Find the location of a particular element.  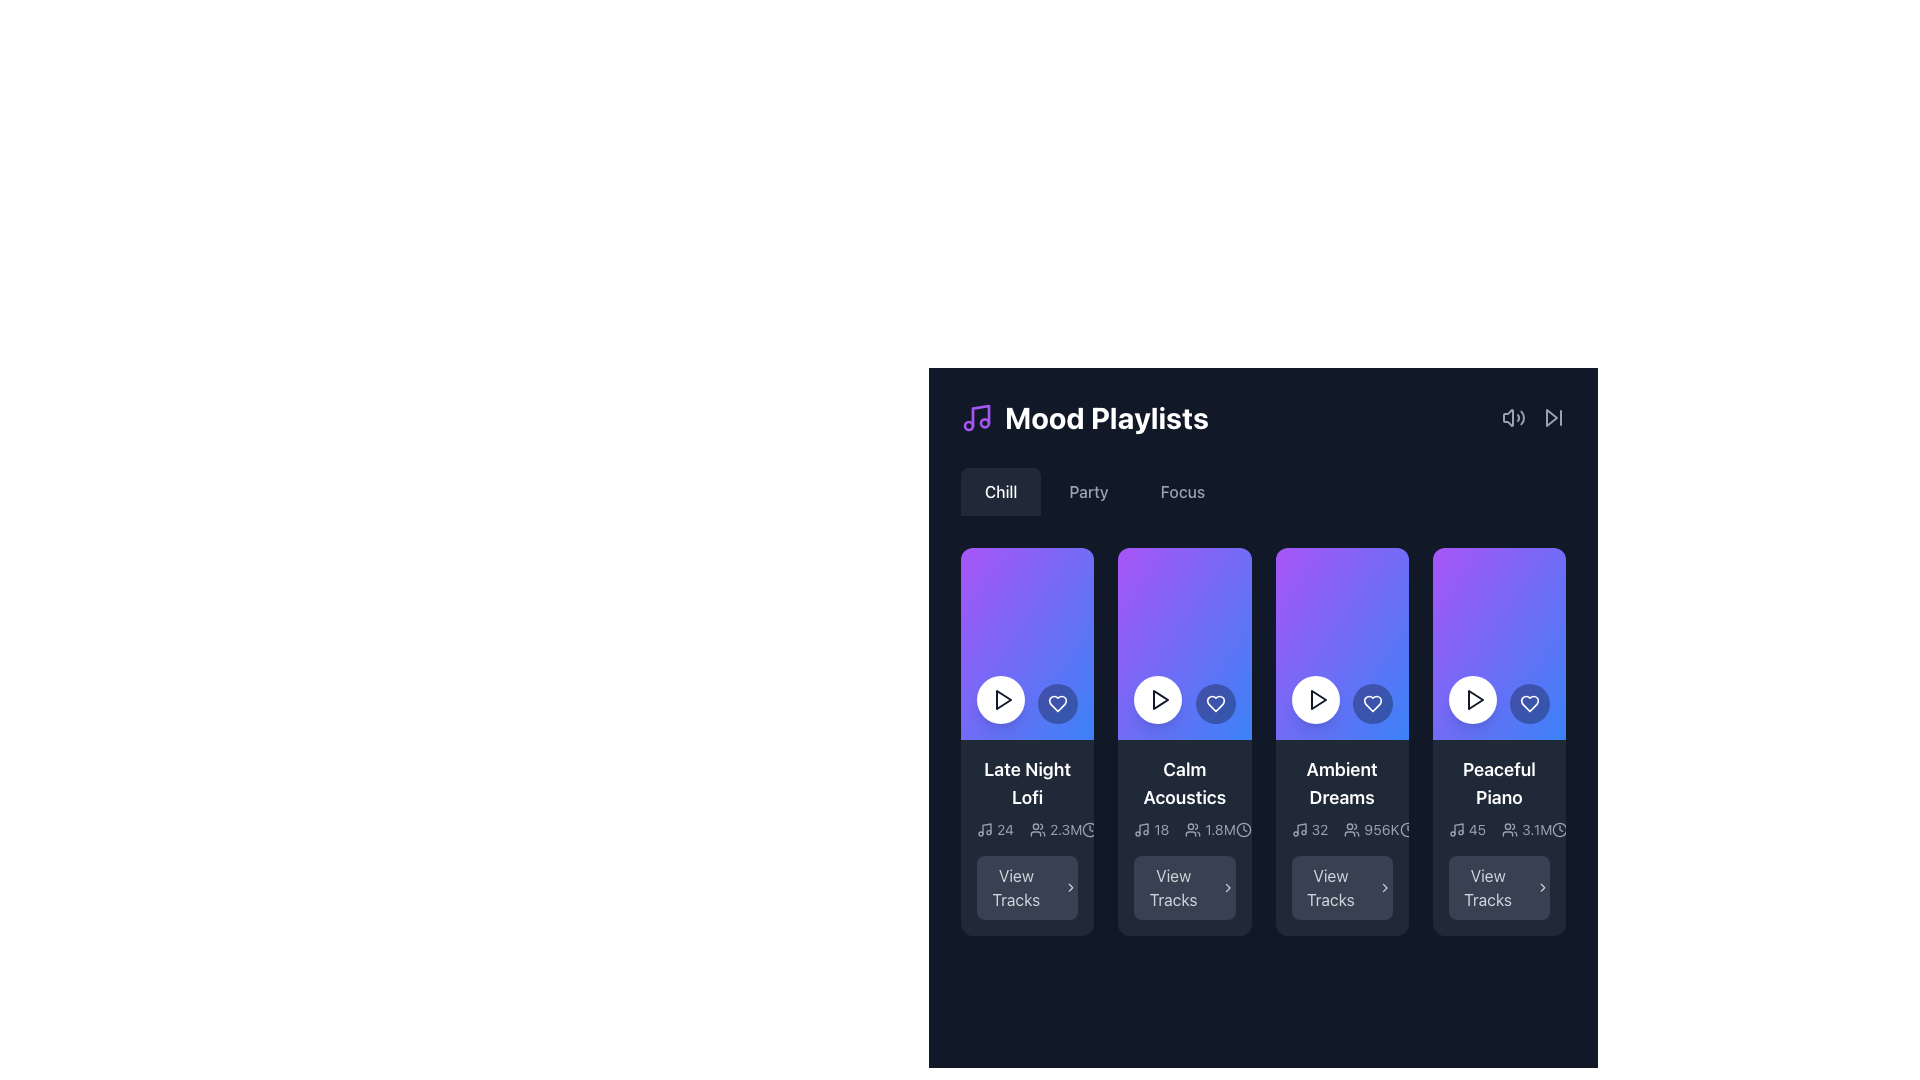

information displayed in the text element indicating the number of tracks related to the 'Calm Acoustics' playlist, located above the 'View Tracks' button is located at coordinates (1151, 829).